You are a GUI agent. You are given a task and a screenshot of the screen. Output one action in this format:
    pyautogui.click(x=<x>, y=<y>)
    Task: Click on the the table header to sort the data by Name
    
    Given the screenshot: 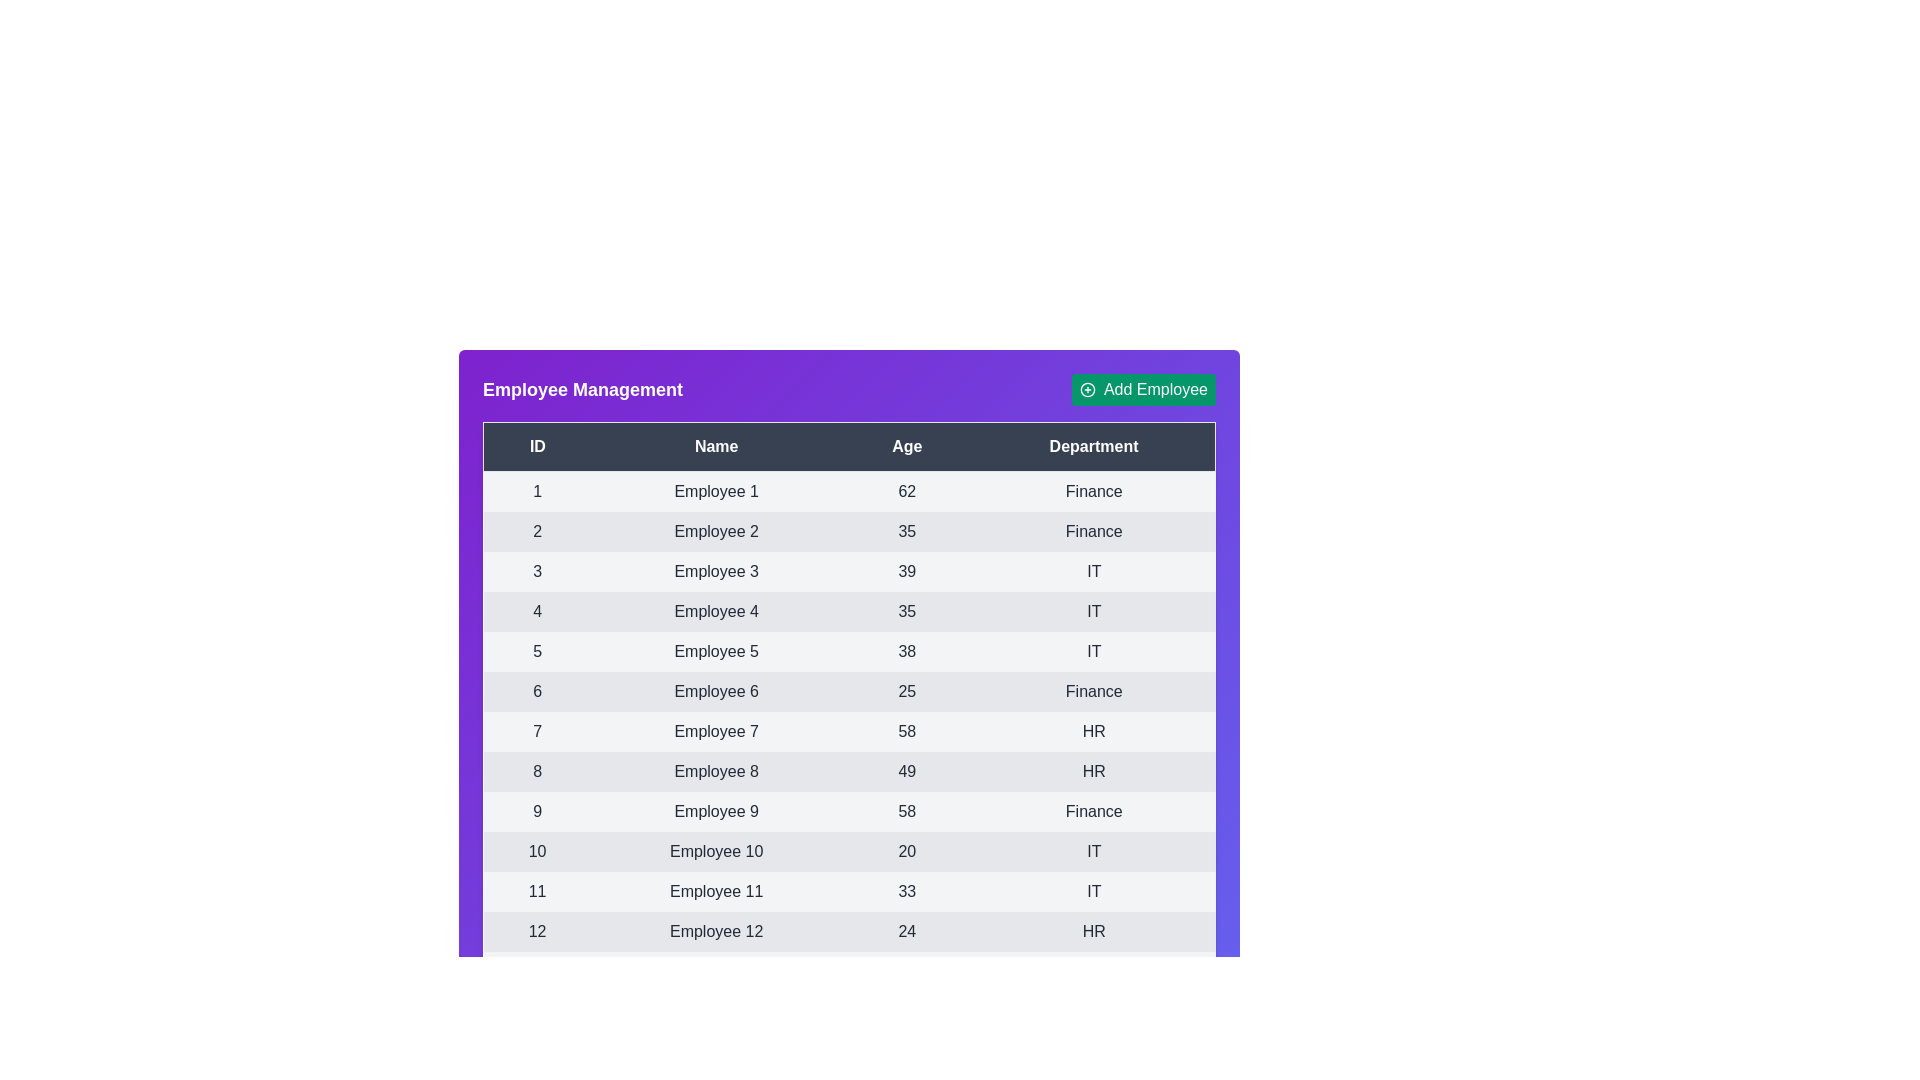 What is the action you would take?
    pyautogui.click(x=716, y=446)
    